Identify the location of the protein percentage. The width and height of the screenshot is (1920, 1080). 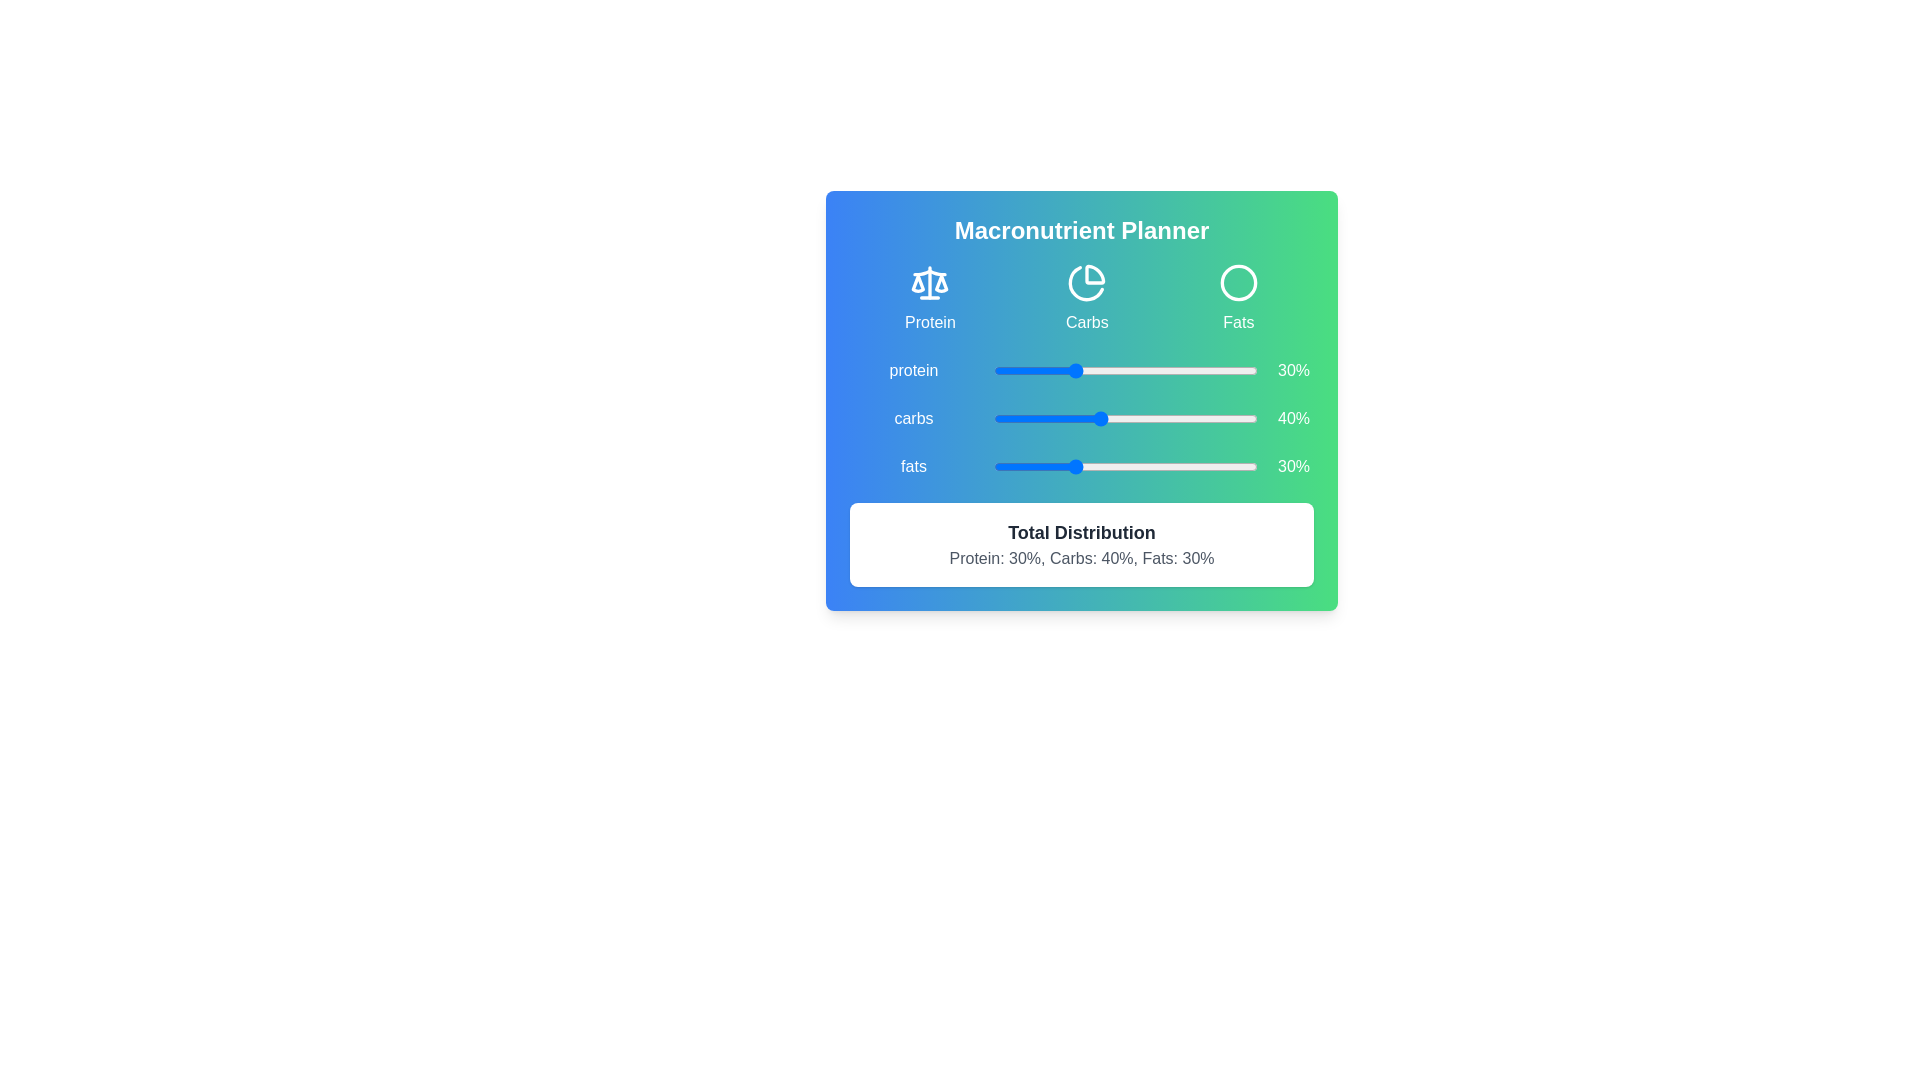
(1009, 370).